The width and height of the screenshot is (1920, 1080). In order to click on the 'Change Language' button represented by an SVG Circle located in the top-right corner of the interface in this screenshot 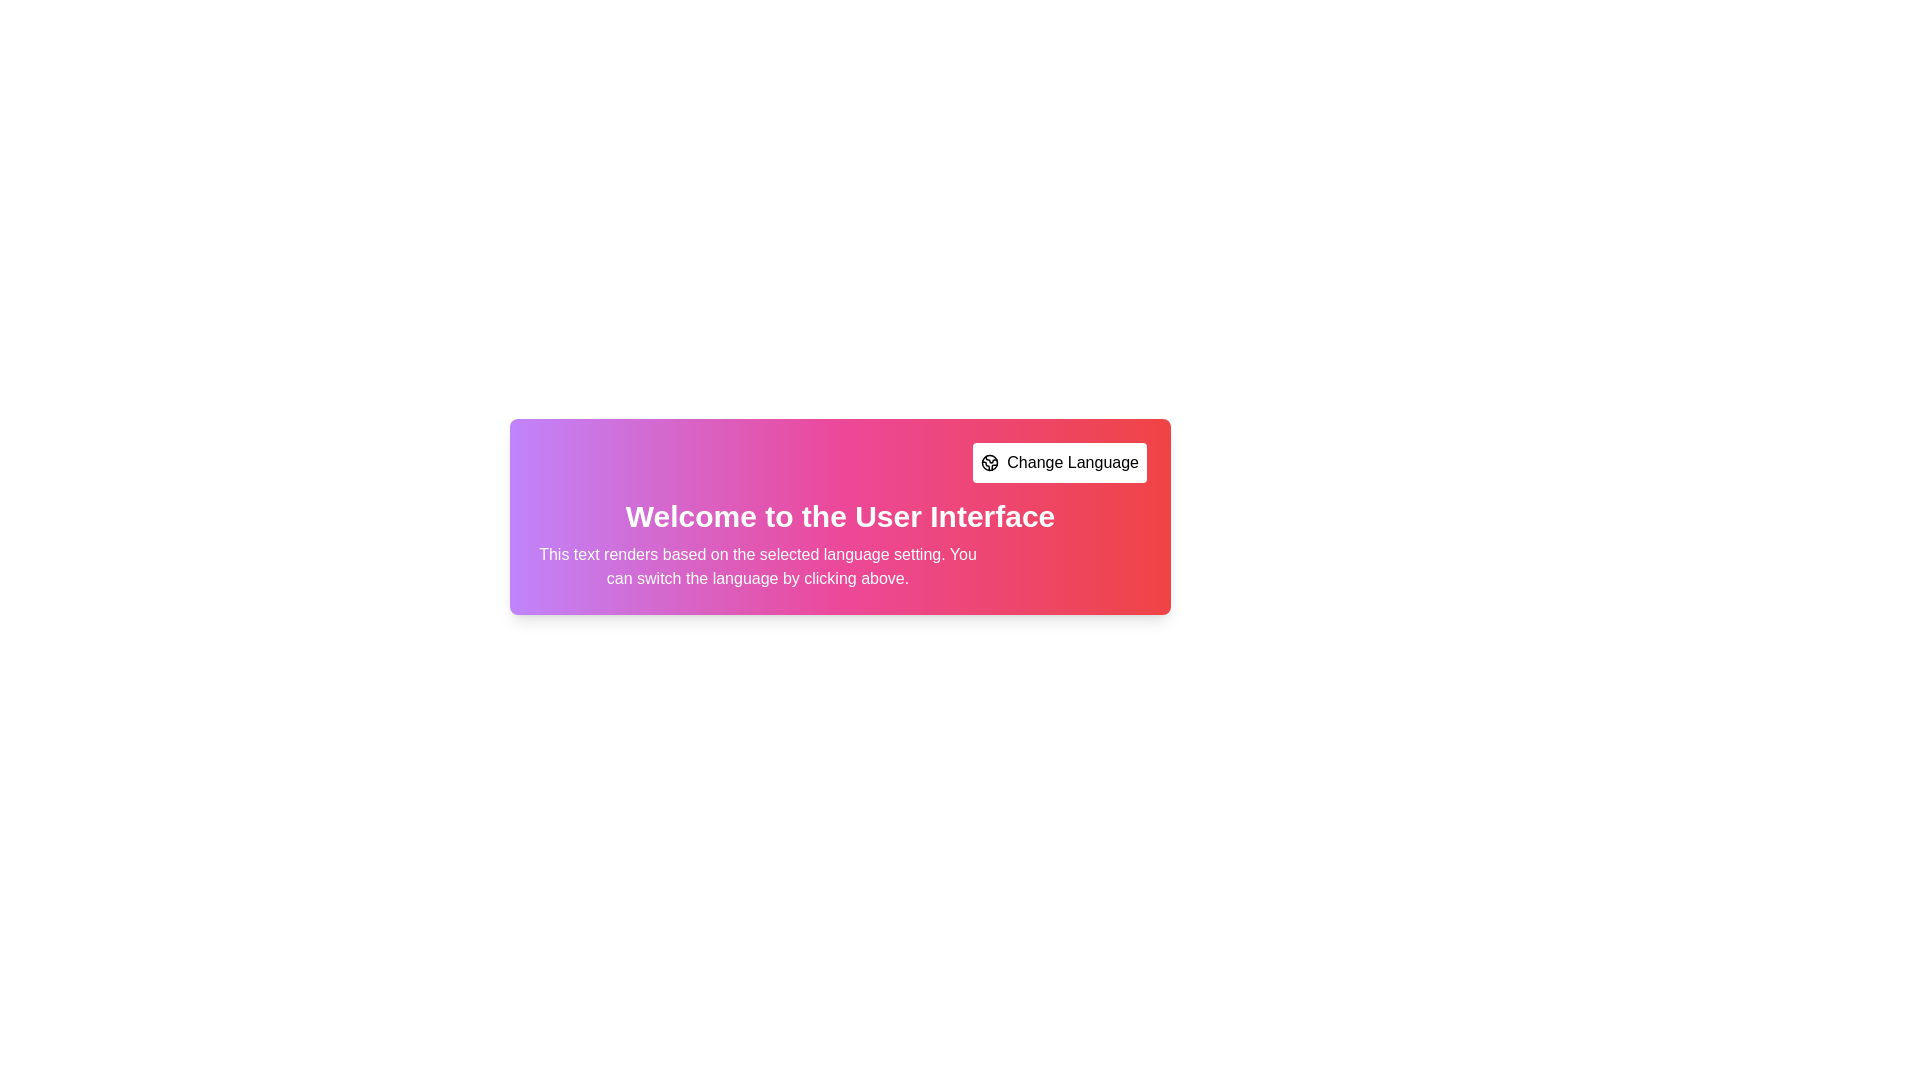, I will do `click(990, 462)`.